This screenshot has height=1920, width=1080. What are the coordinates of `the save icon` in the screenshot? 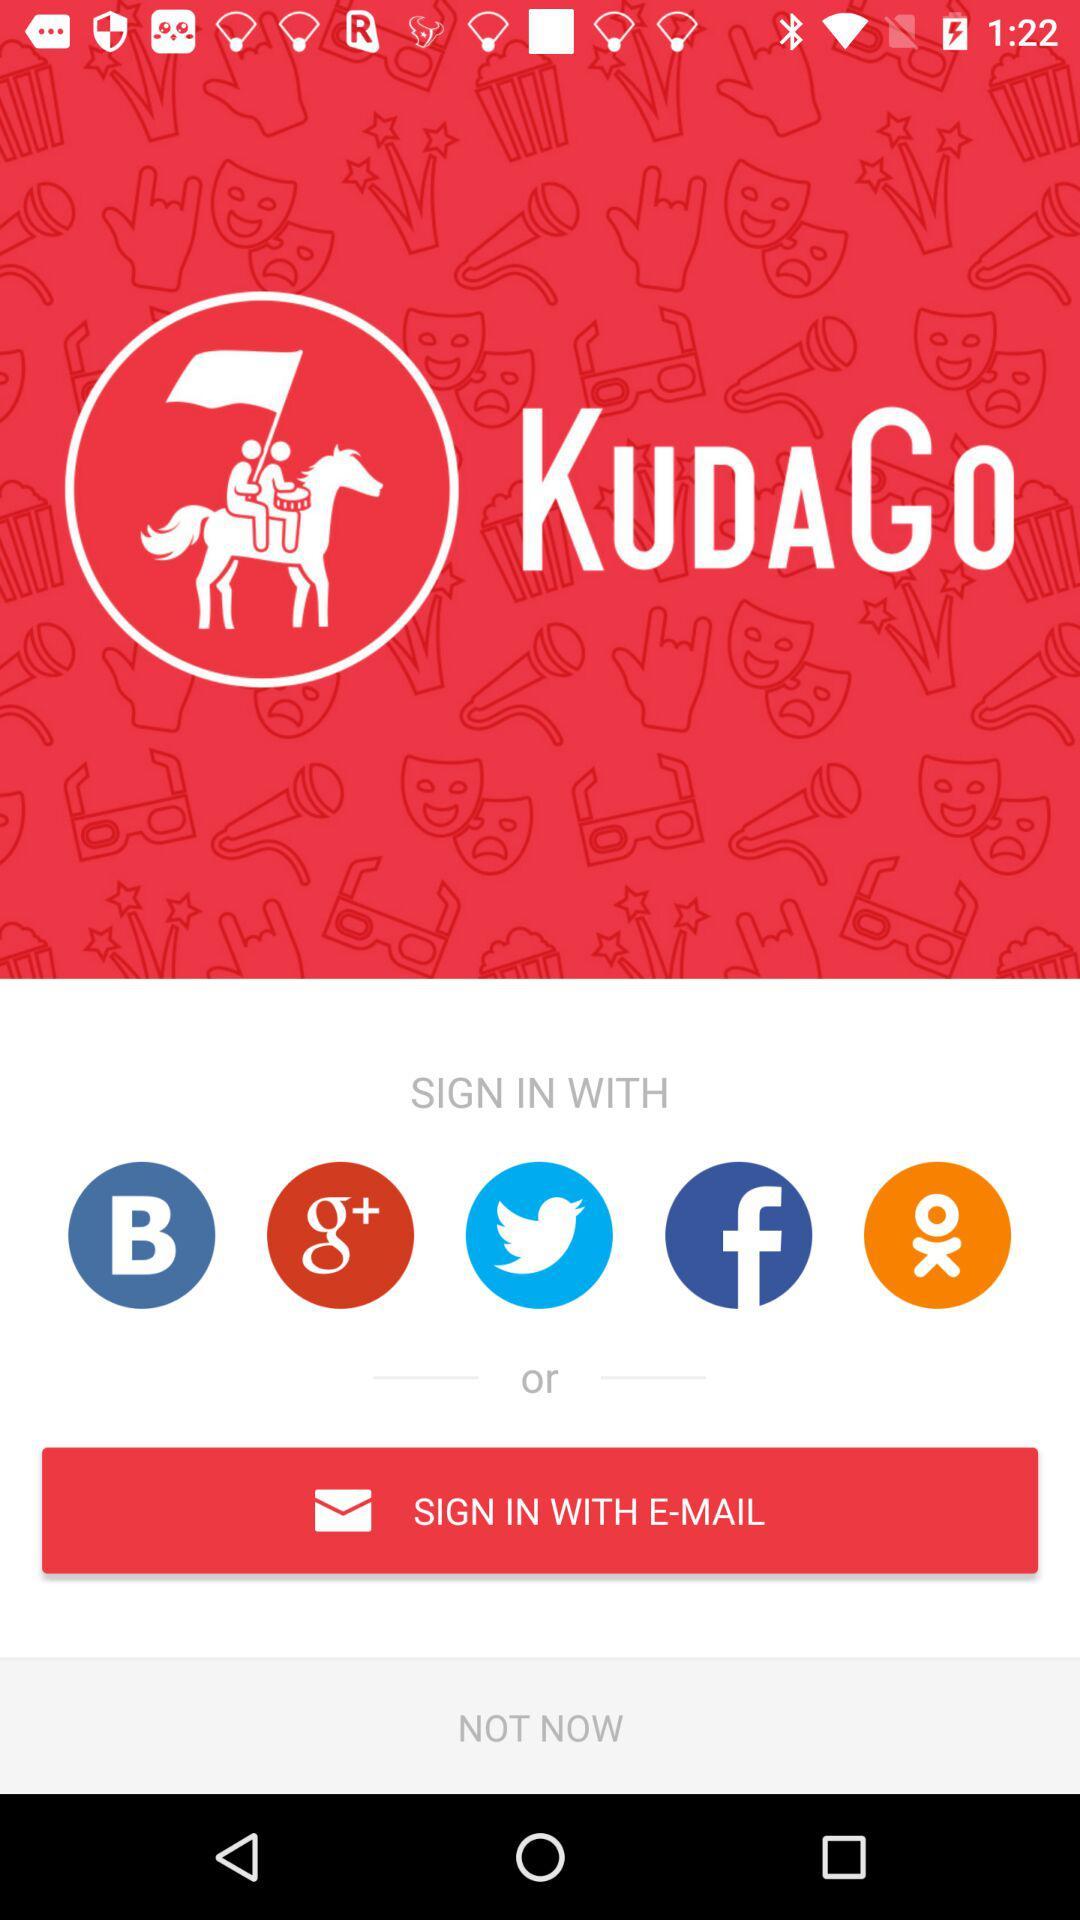 It's located at (140, 1234).